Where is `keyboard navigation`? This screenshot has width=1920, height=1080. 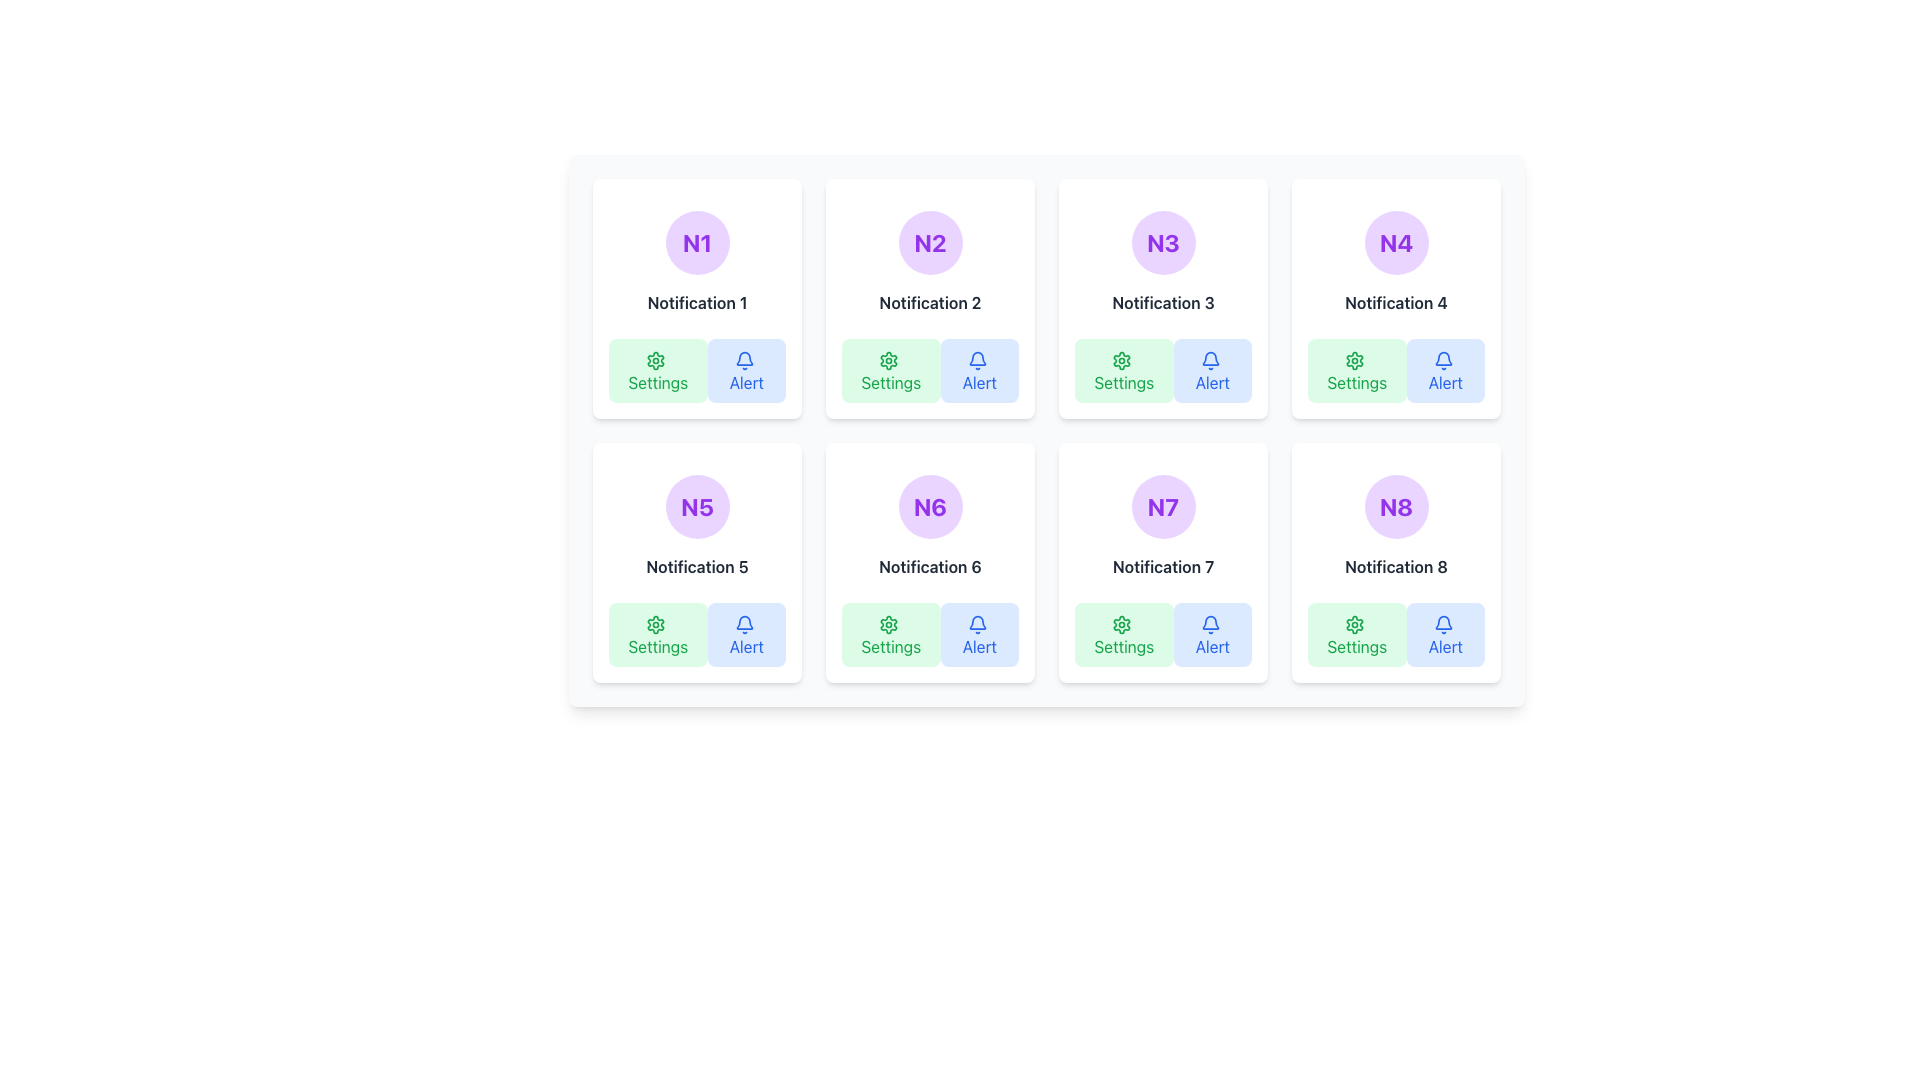
keyboard navigation is located at coordinates (1122, 623).